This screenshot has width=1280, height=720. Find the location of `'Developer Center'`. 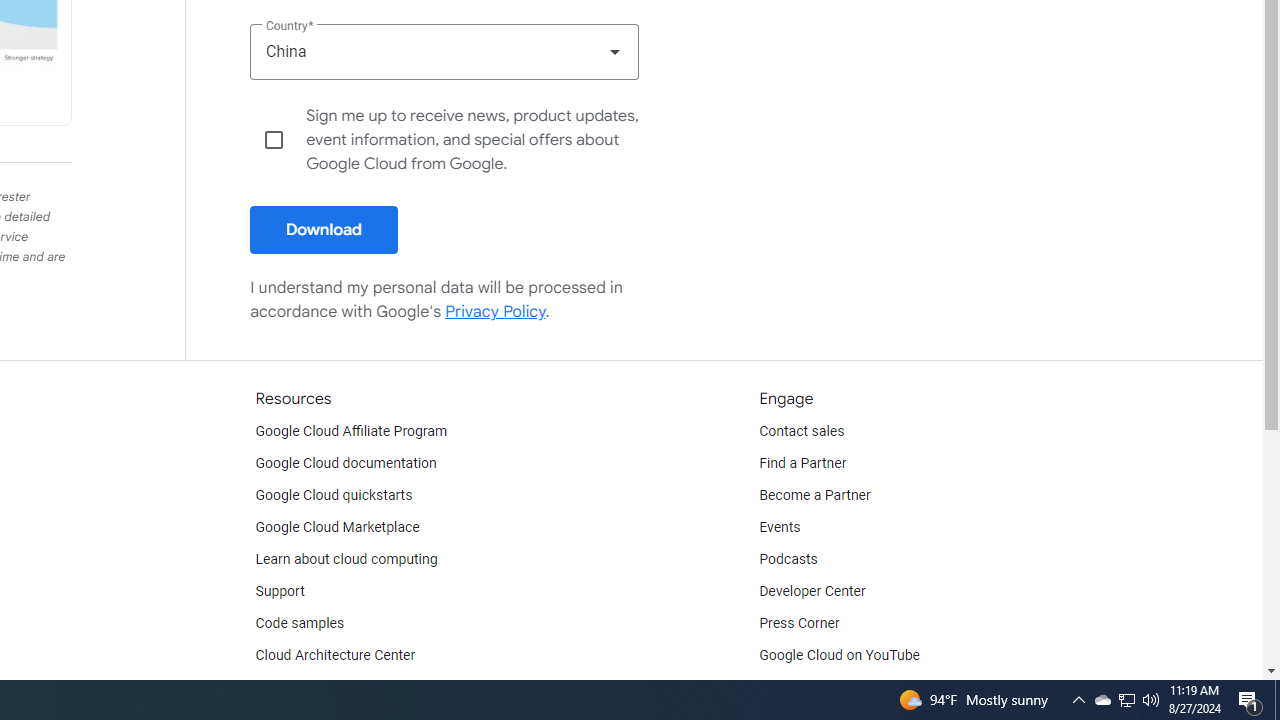

'Developer Center' is located at coordinates (812, 590).